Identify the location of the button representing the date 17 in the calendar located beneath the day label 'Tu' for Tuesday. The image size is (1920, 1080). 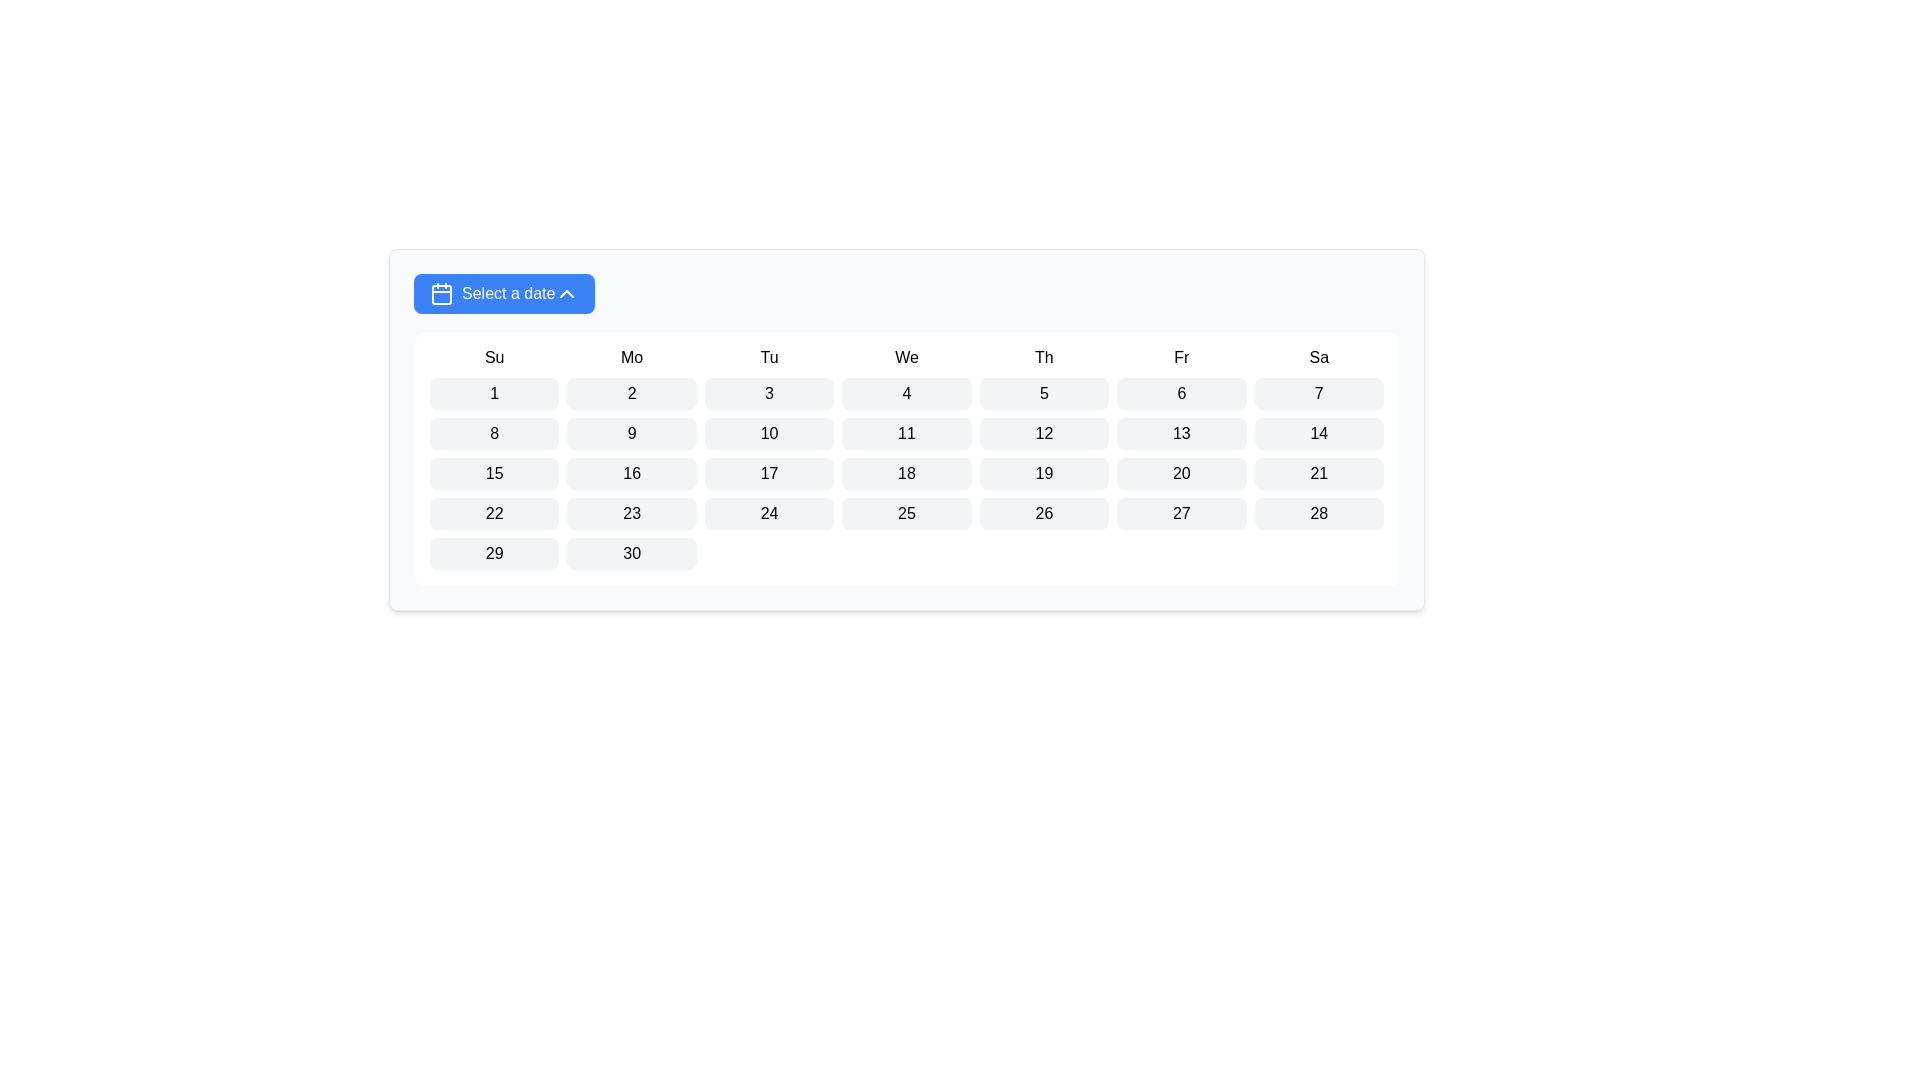
(768, 474).